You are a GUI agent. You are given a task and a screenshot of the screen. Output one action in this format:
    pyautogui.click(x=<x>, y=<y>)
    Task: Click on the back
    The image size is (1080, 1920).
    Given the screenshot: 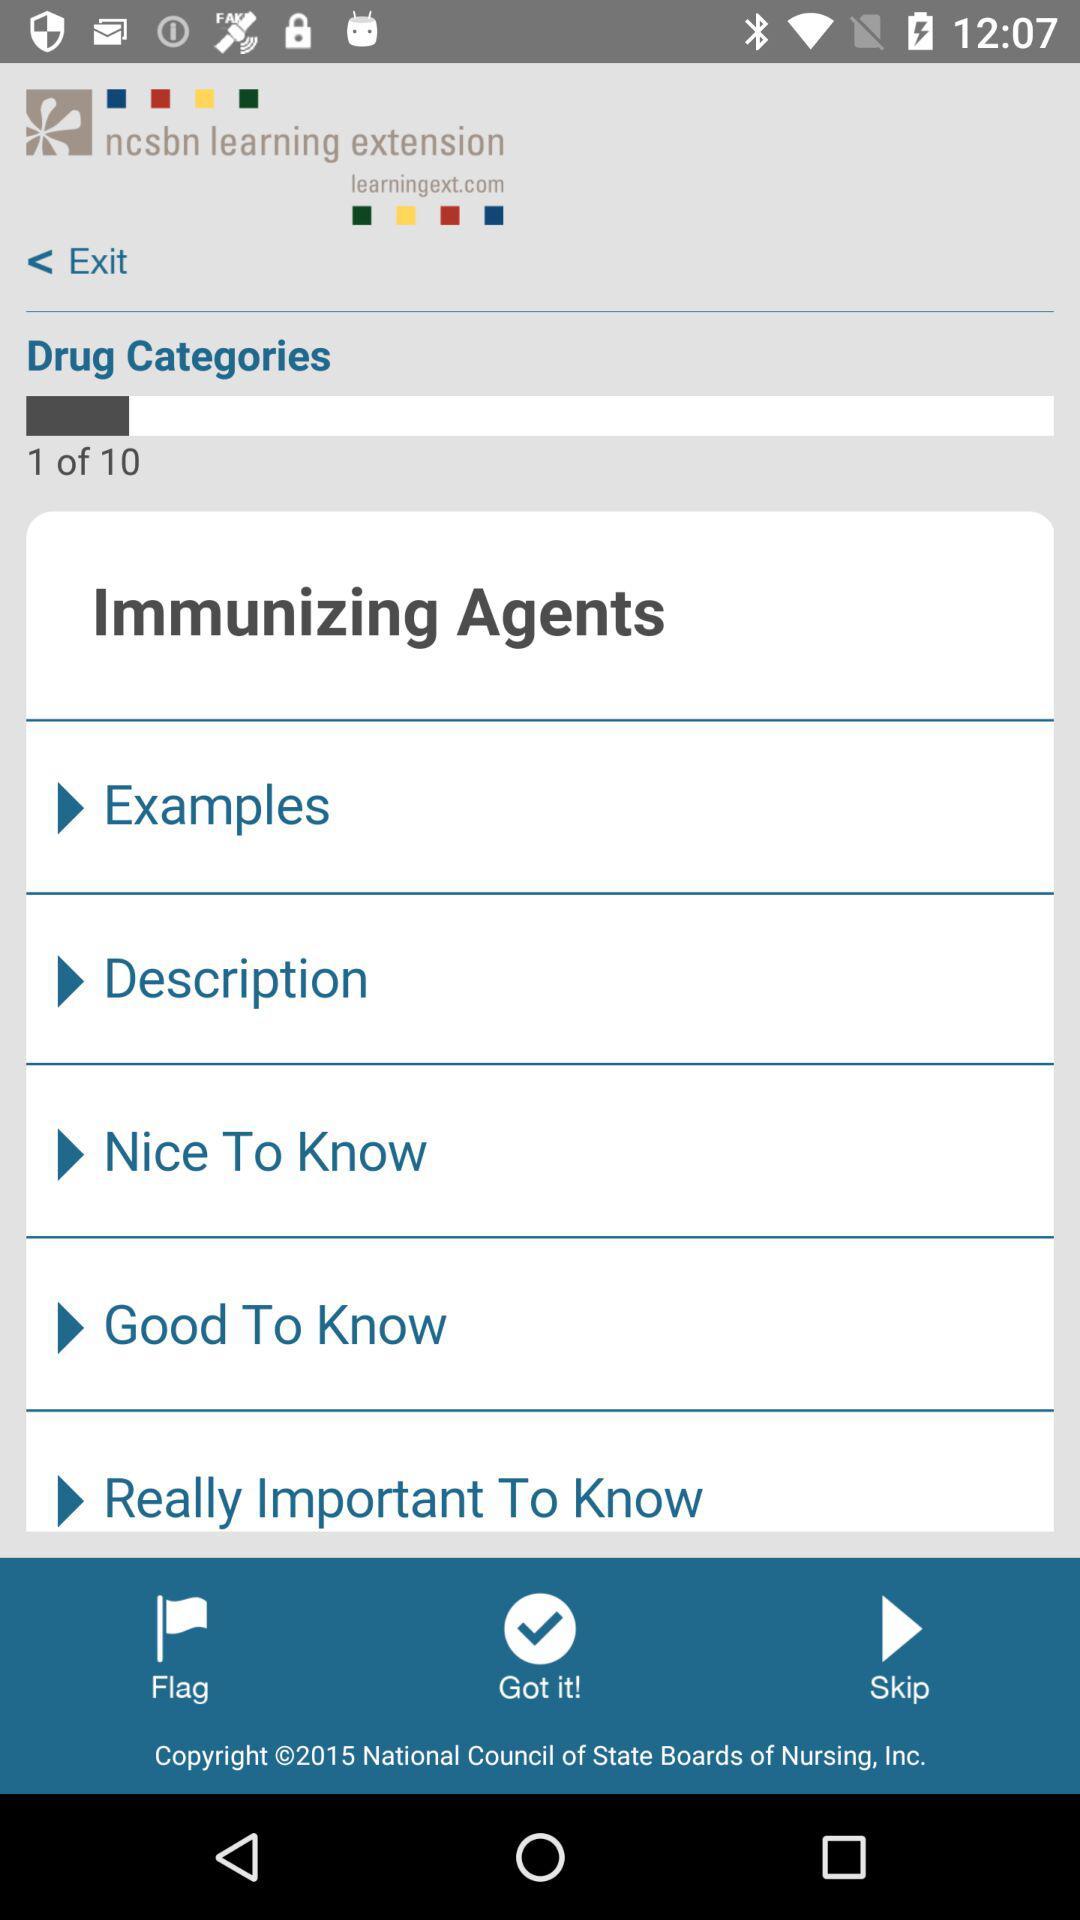 What is the action you would take?
    pyautogui.click(x=77, y=261)
    